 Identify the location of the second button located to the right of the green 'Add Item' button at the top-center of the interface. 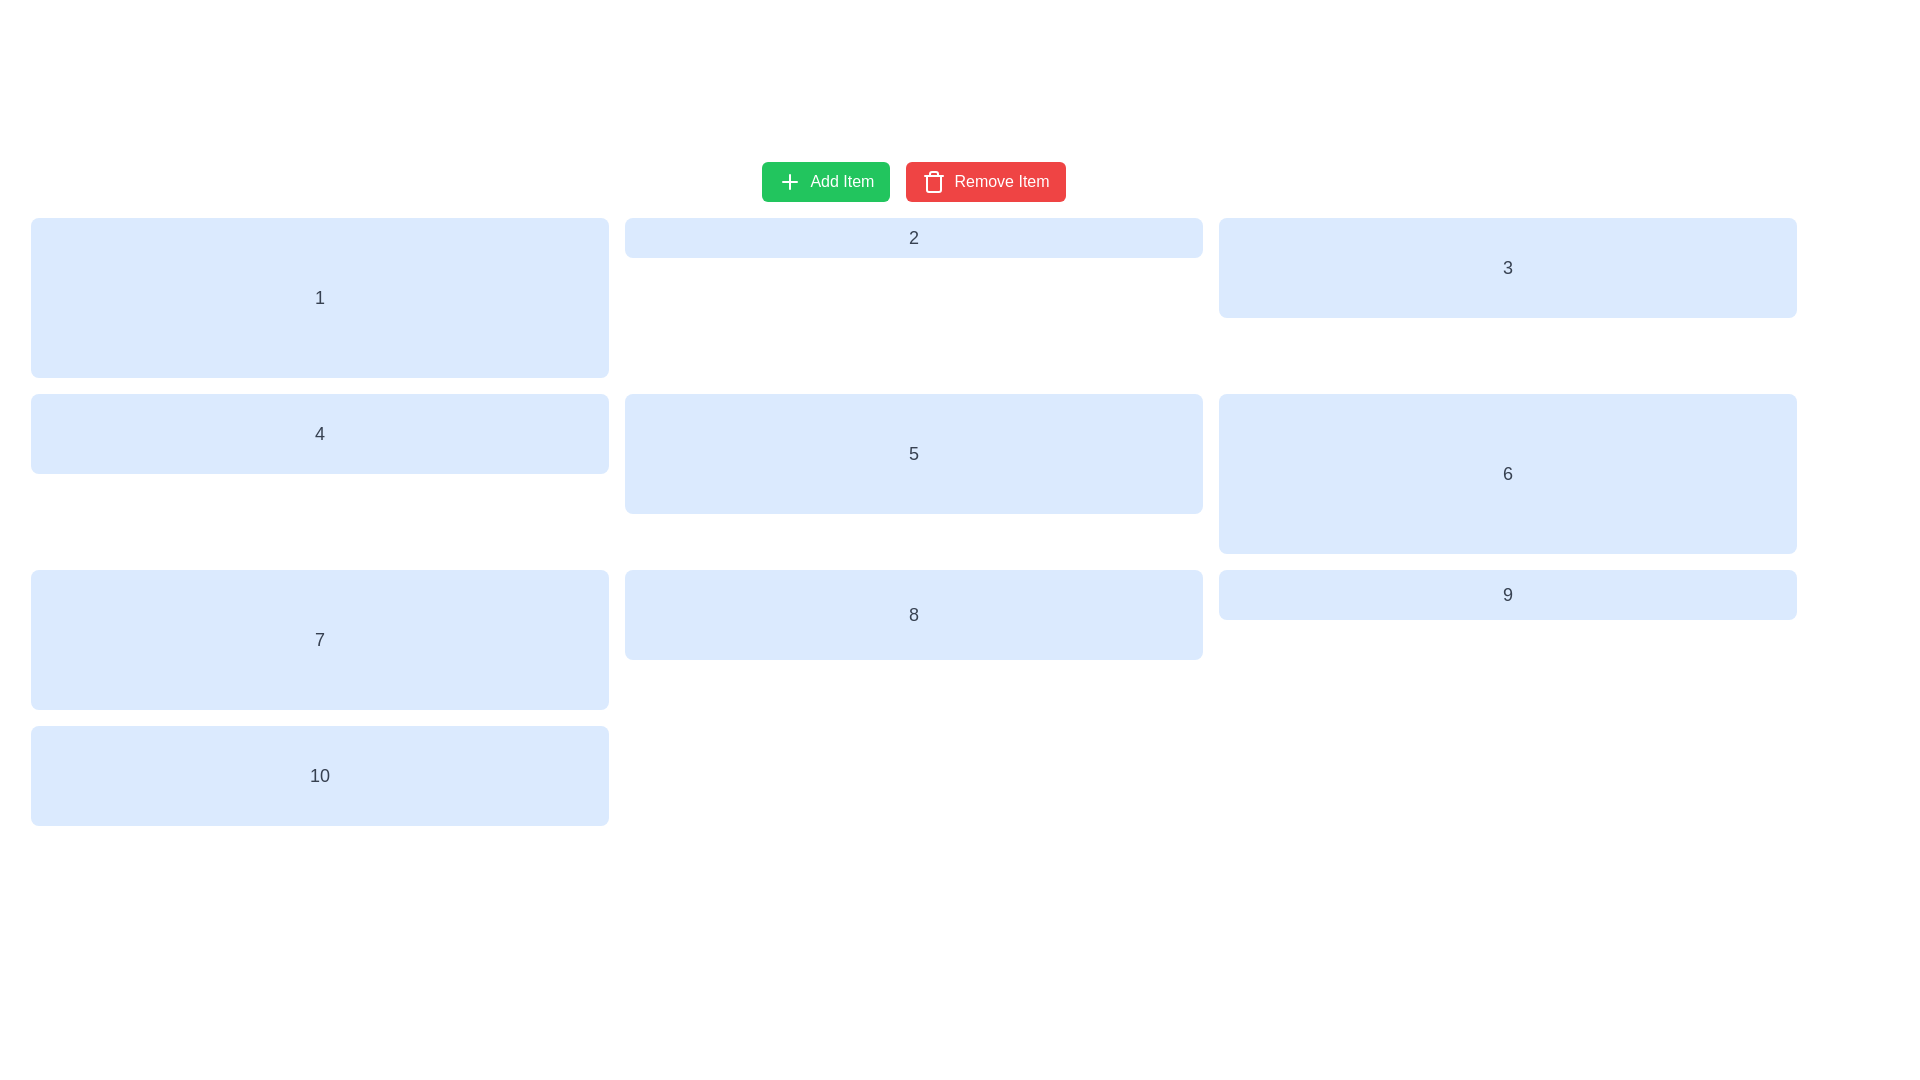
(985, 181).